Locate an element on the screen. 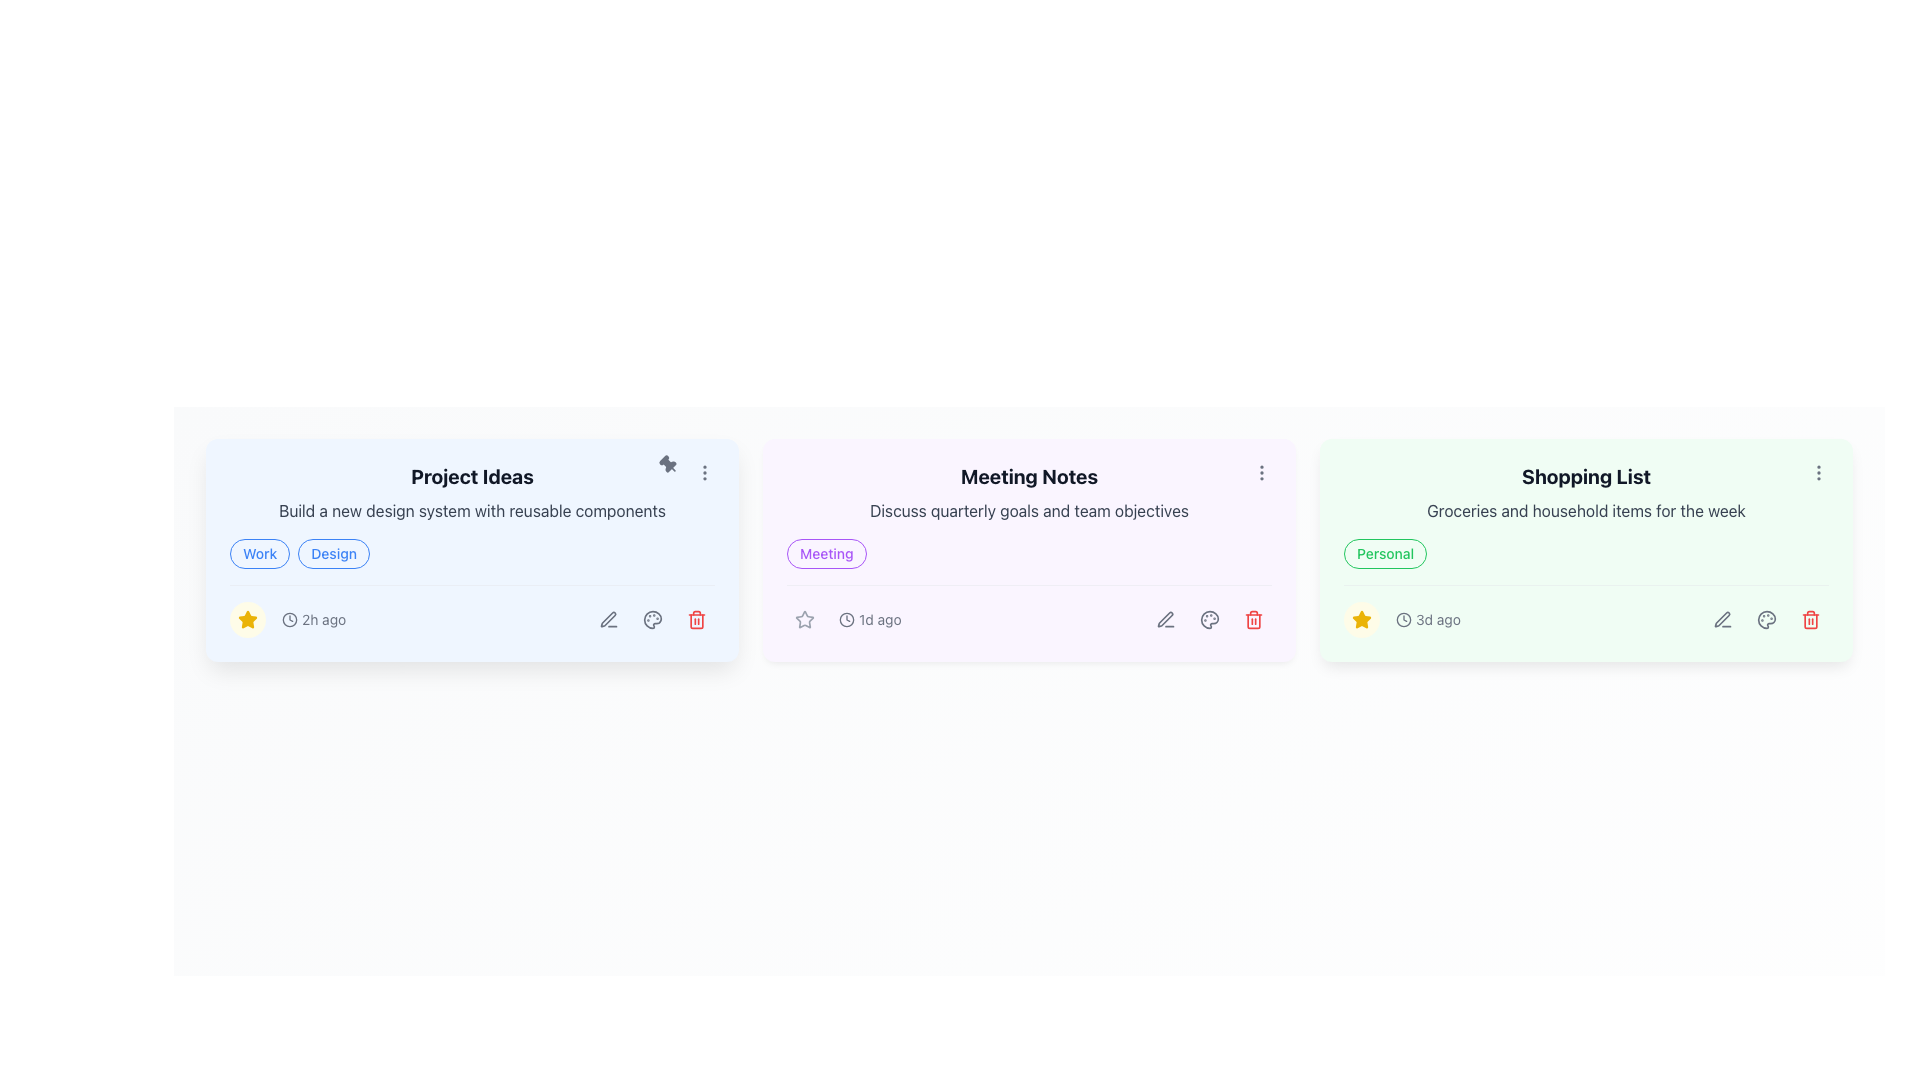 Image resolution: width=1920 pixels, height=1080 pixels. time indication text '2h ago' from the composite UI component located at the bottom-left corner of the 'Project Ideas' card, which consists of a star icon, a clock icon, and the text label is located at coordinates (287, 619).